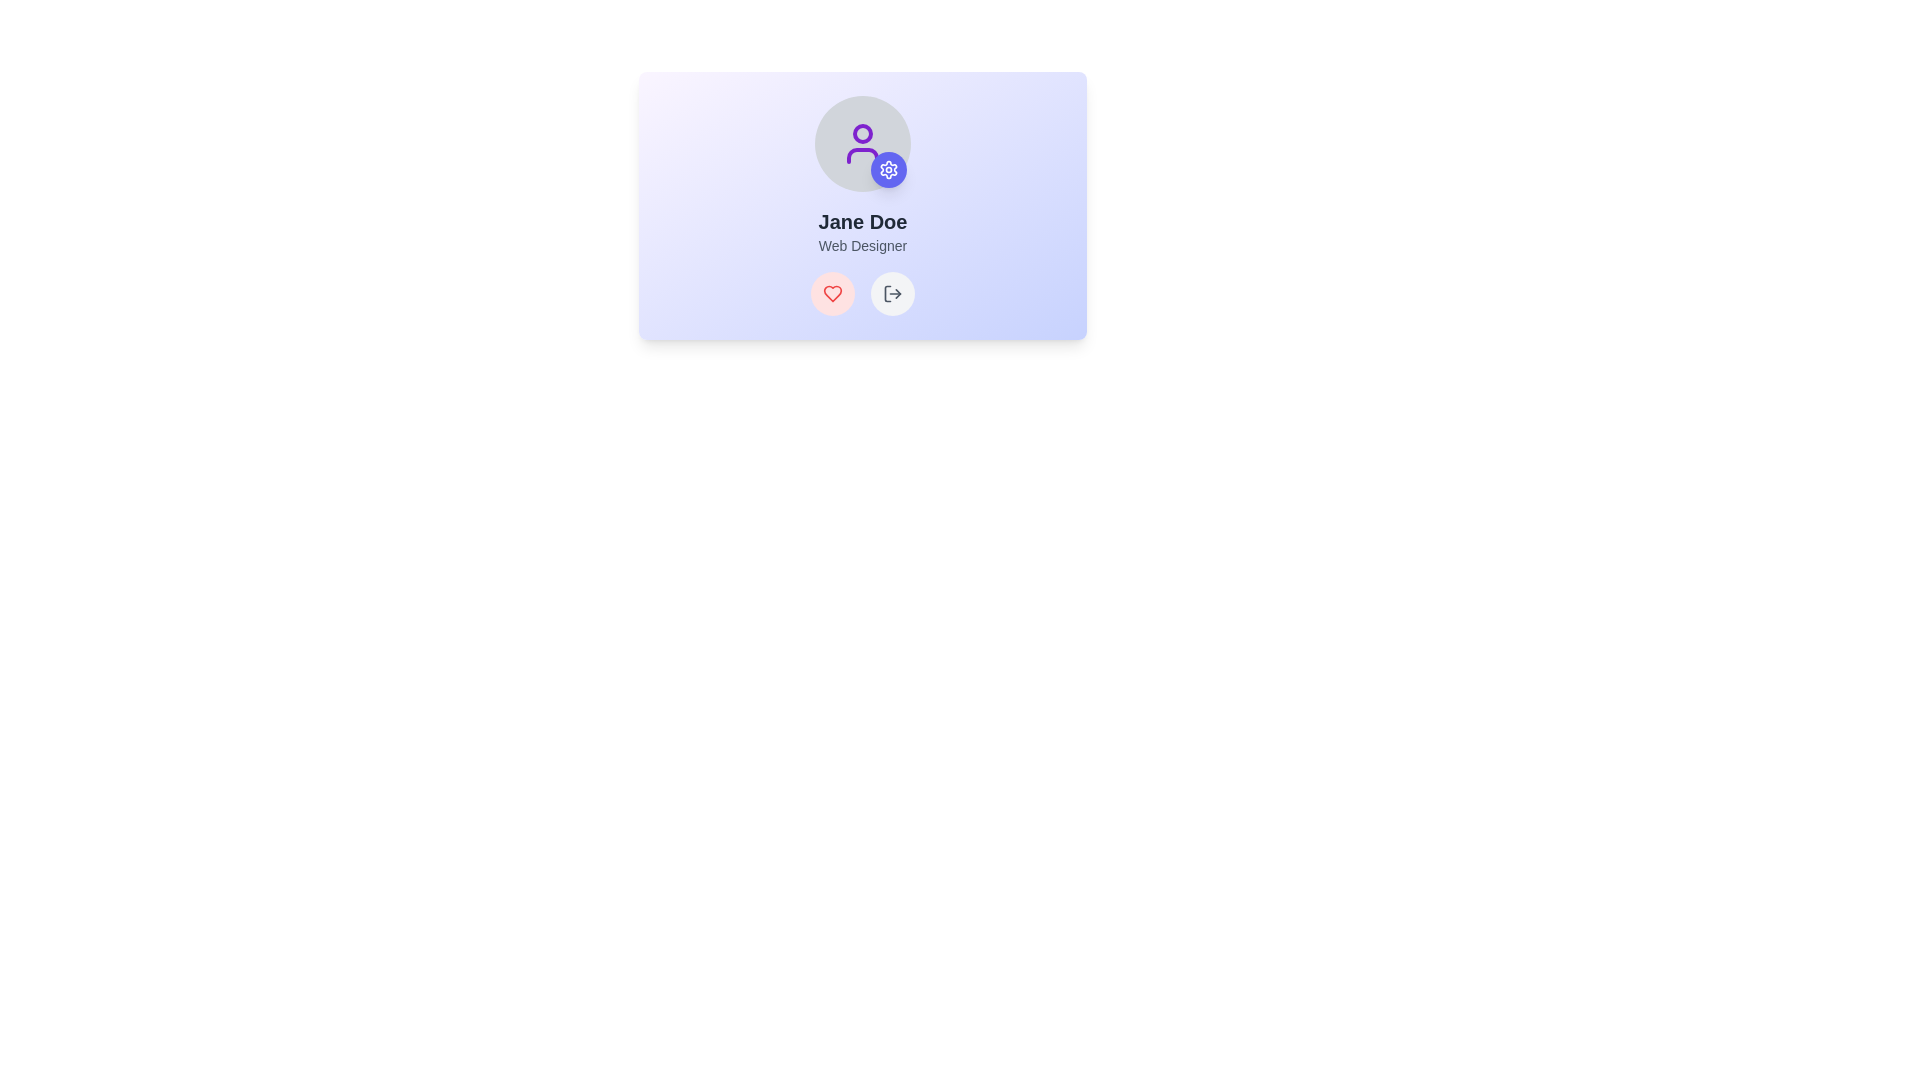 This screenshot has width=1920, height=1080. Describe the element at coordinates (833, 293) in the screenshot. I see `the heart-shaped icon located beneath Jane Doe's profile image, which serves as a 'like' or 'favorite' action` at that location.